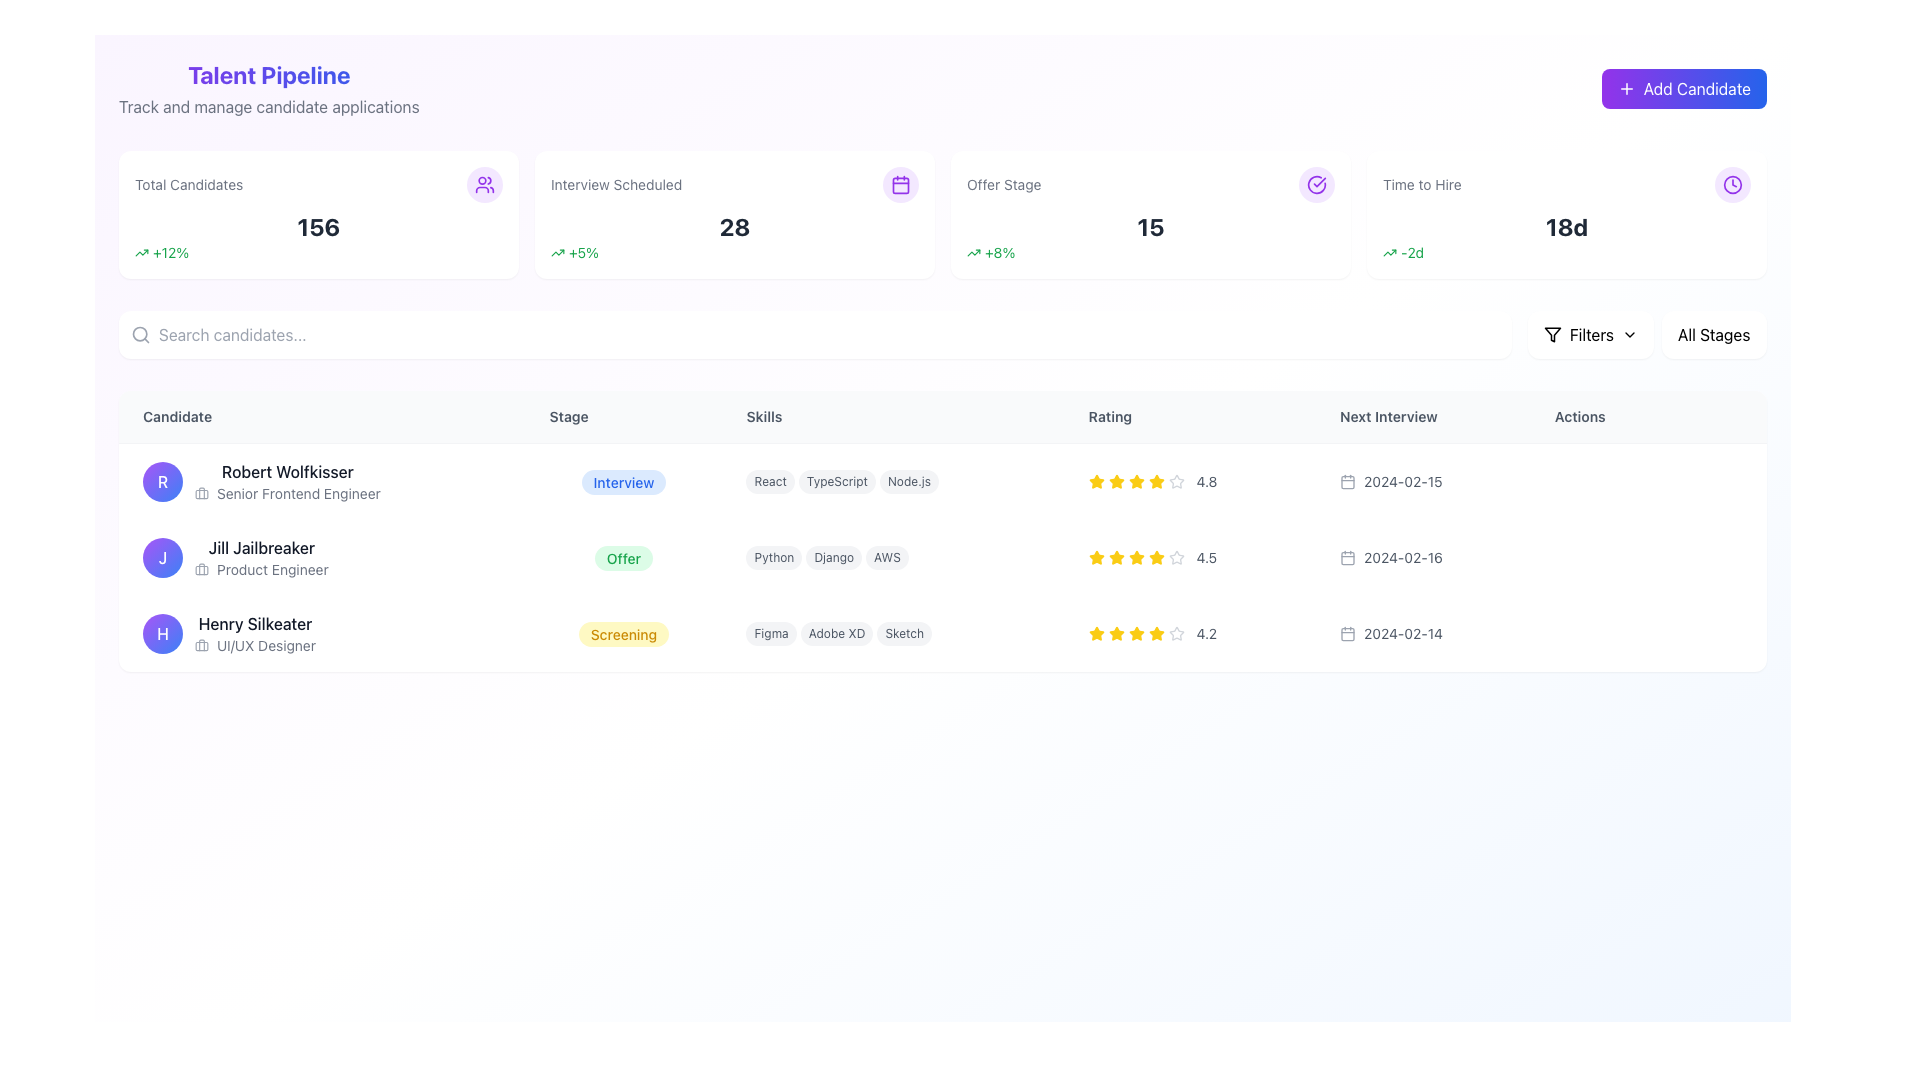 The width and height of the screenshot is (1920, 1080). Describe the element at coordinates (941, 633) in the screenshot. I see `information provided in the third row of the table displaying user details, which includes the individual's role, expertise, stage in the process, rating, and next interview date` at that location.